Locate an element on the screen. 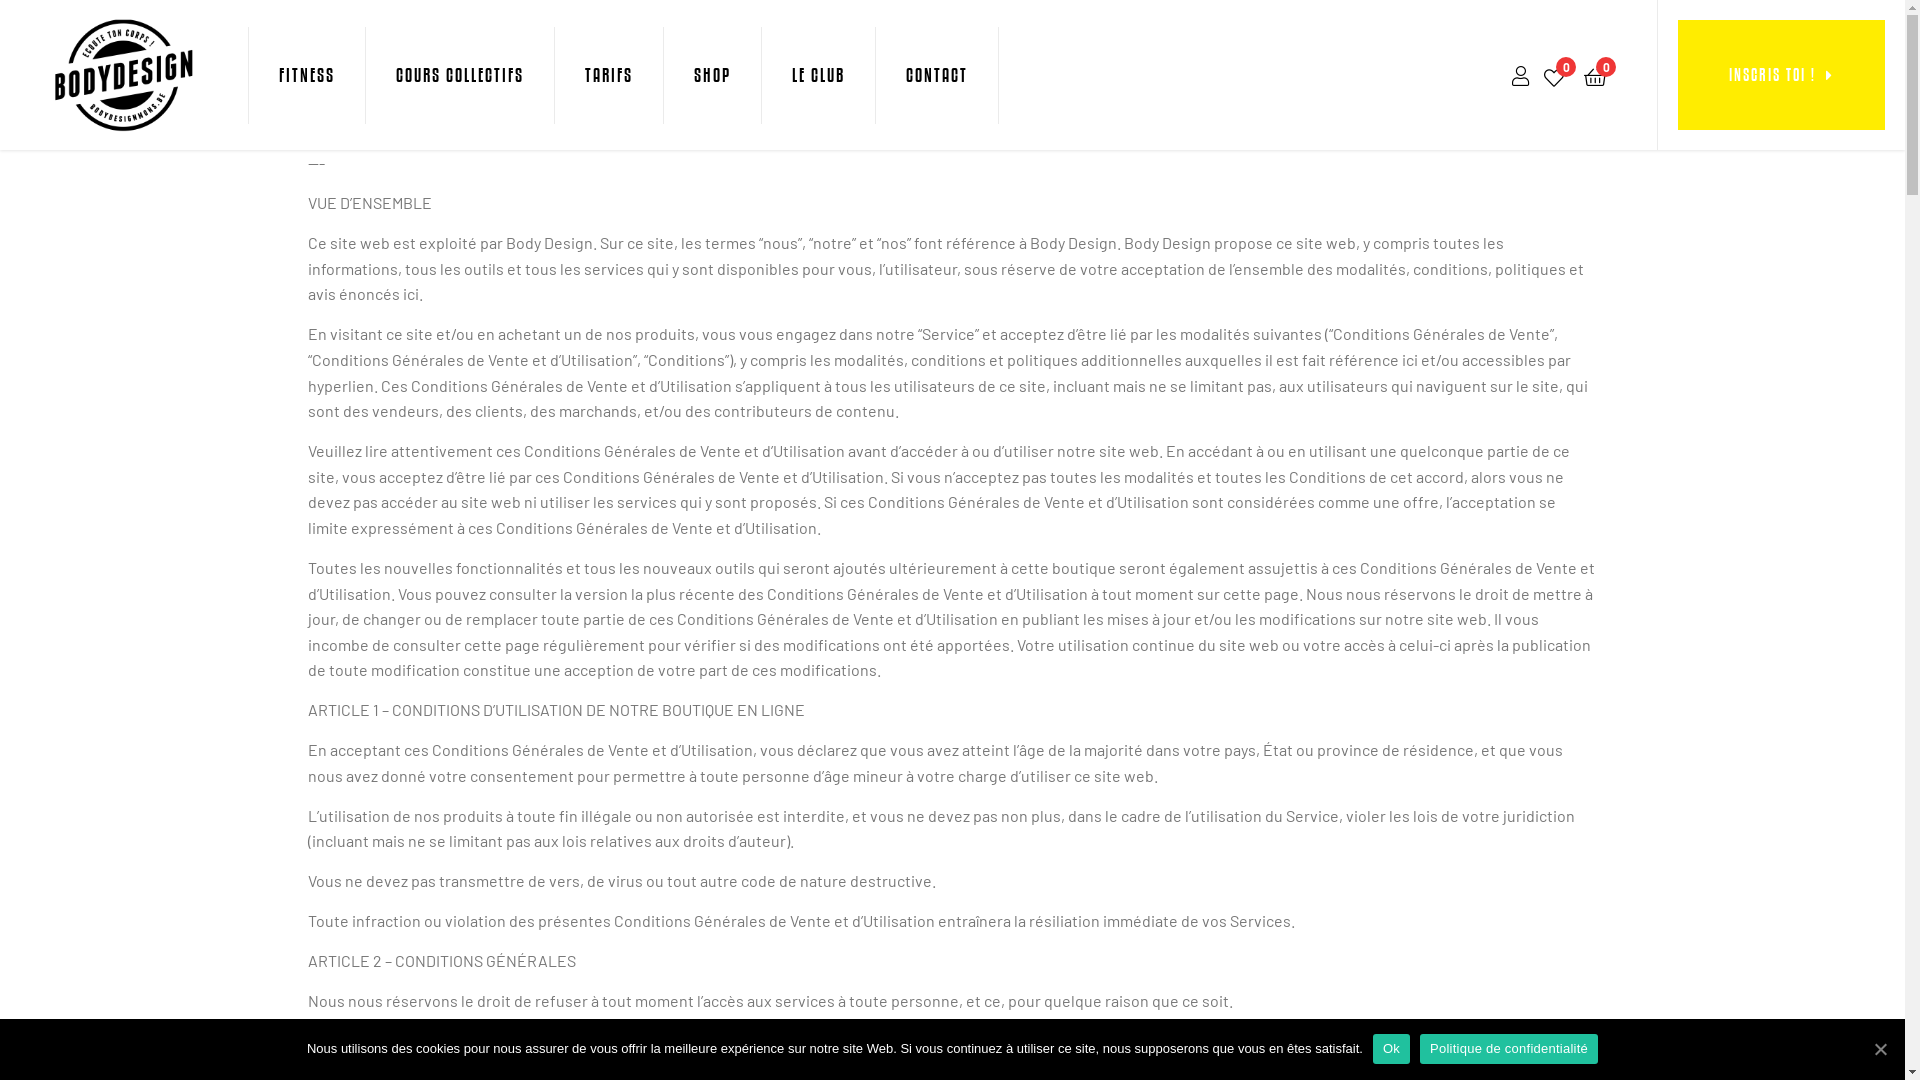 This screenshot has width=1920, height=1080. '0' is located at coordinates (1594, 74).